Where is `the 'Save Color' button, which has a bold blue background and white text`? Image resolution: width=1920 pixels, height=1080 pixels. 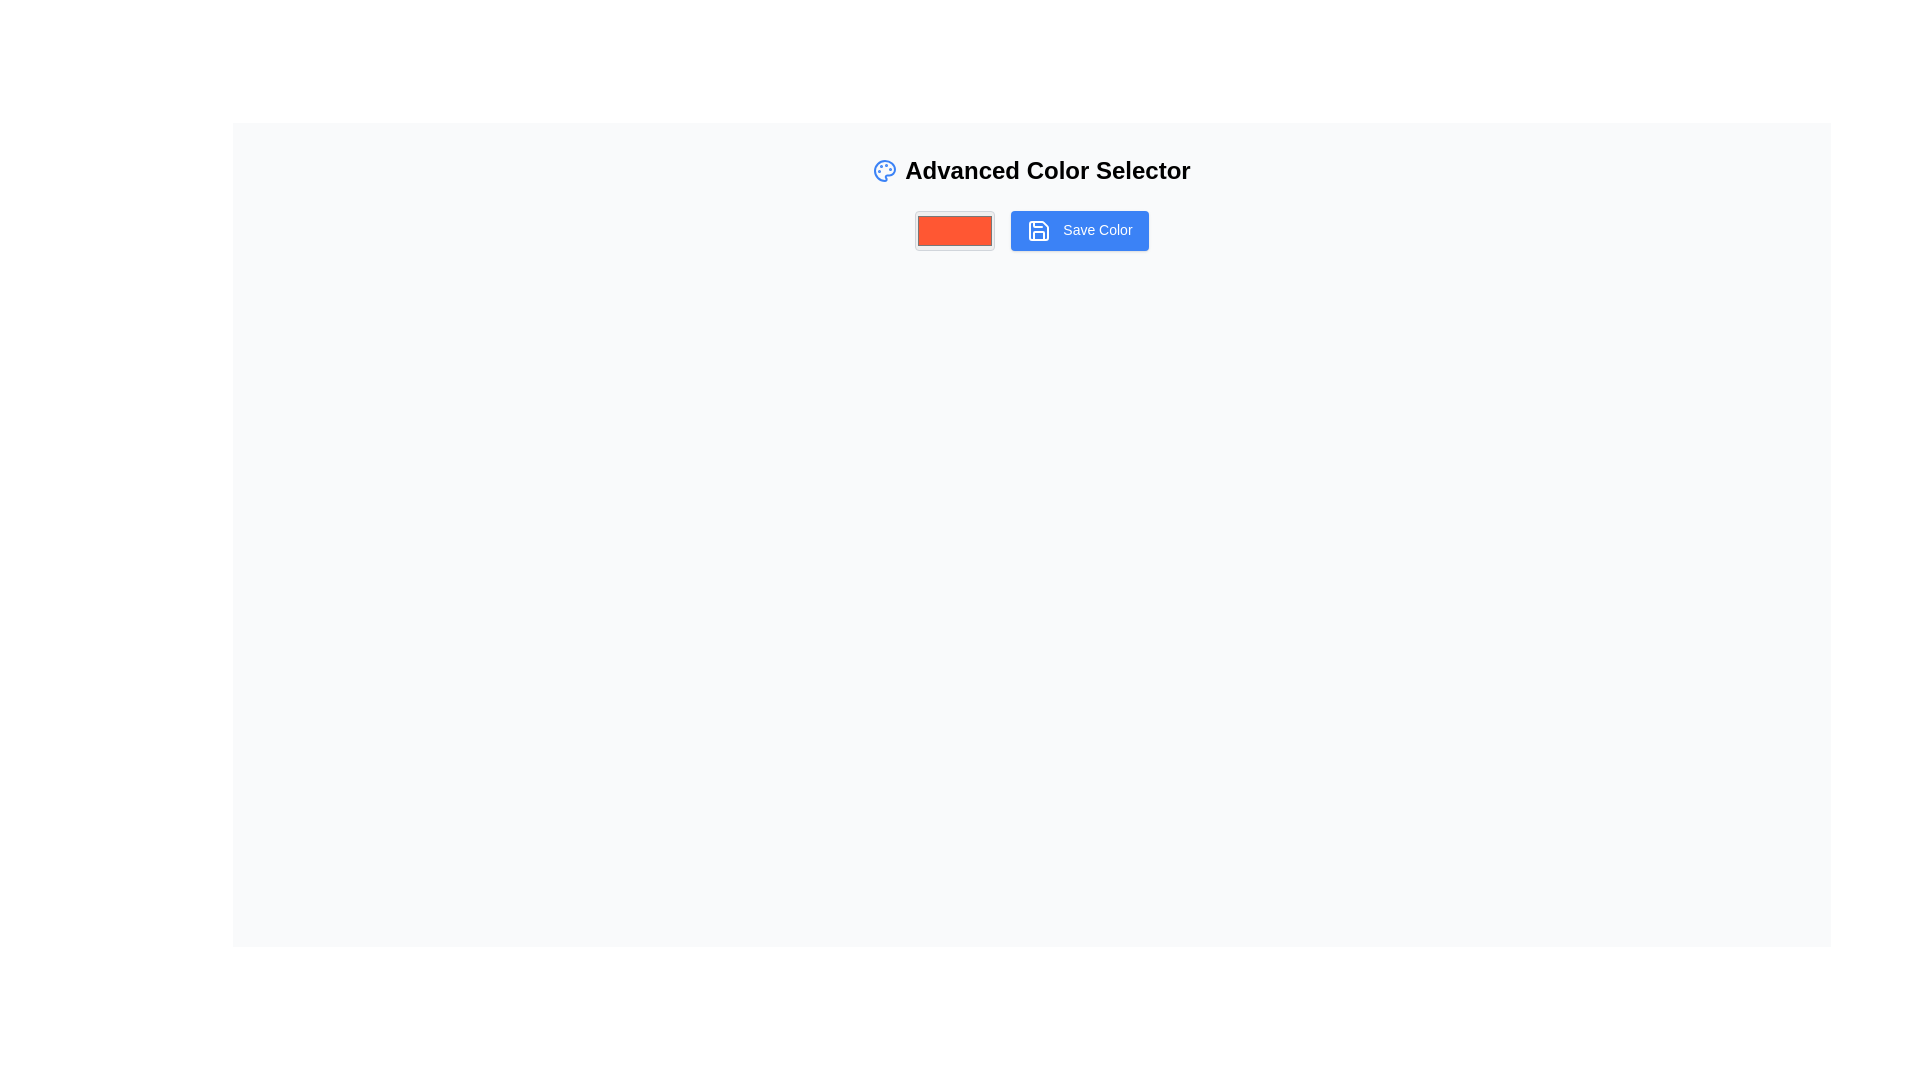
the 'Save Color' button, which has a bold blue background and white text is located at coordinates (1032, 230).